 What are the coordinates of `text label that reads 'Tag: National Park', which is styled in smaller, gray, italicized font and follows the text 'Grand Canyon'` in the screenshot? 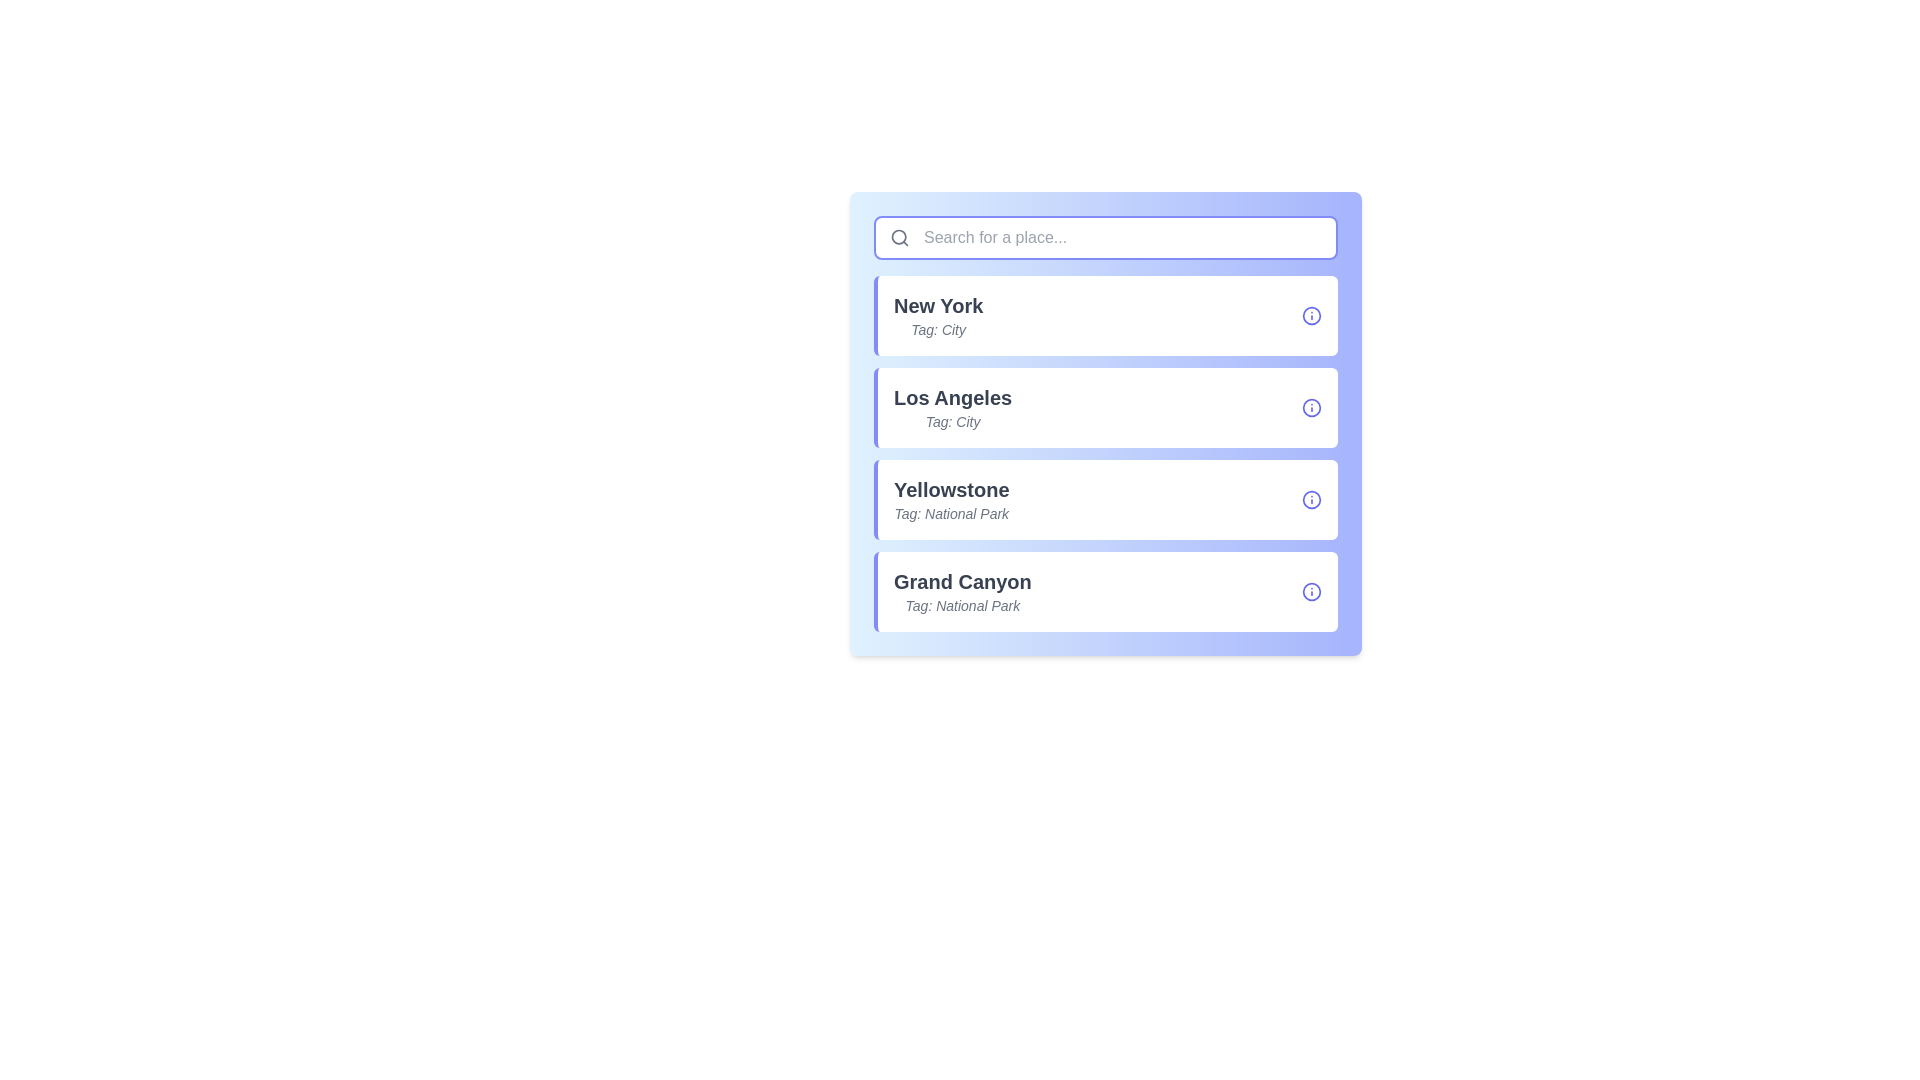 It's located at (962, 604).